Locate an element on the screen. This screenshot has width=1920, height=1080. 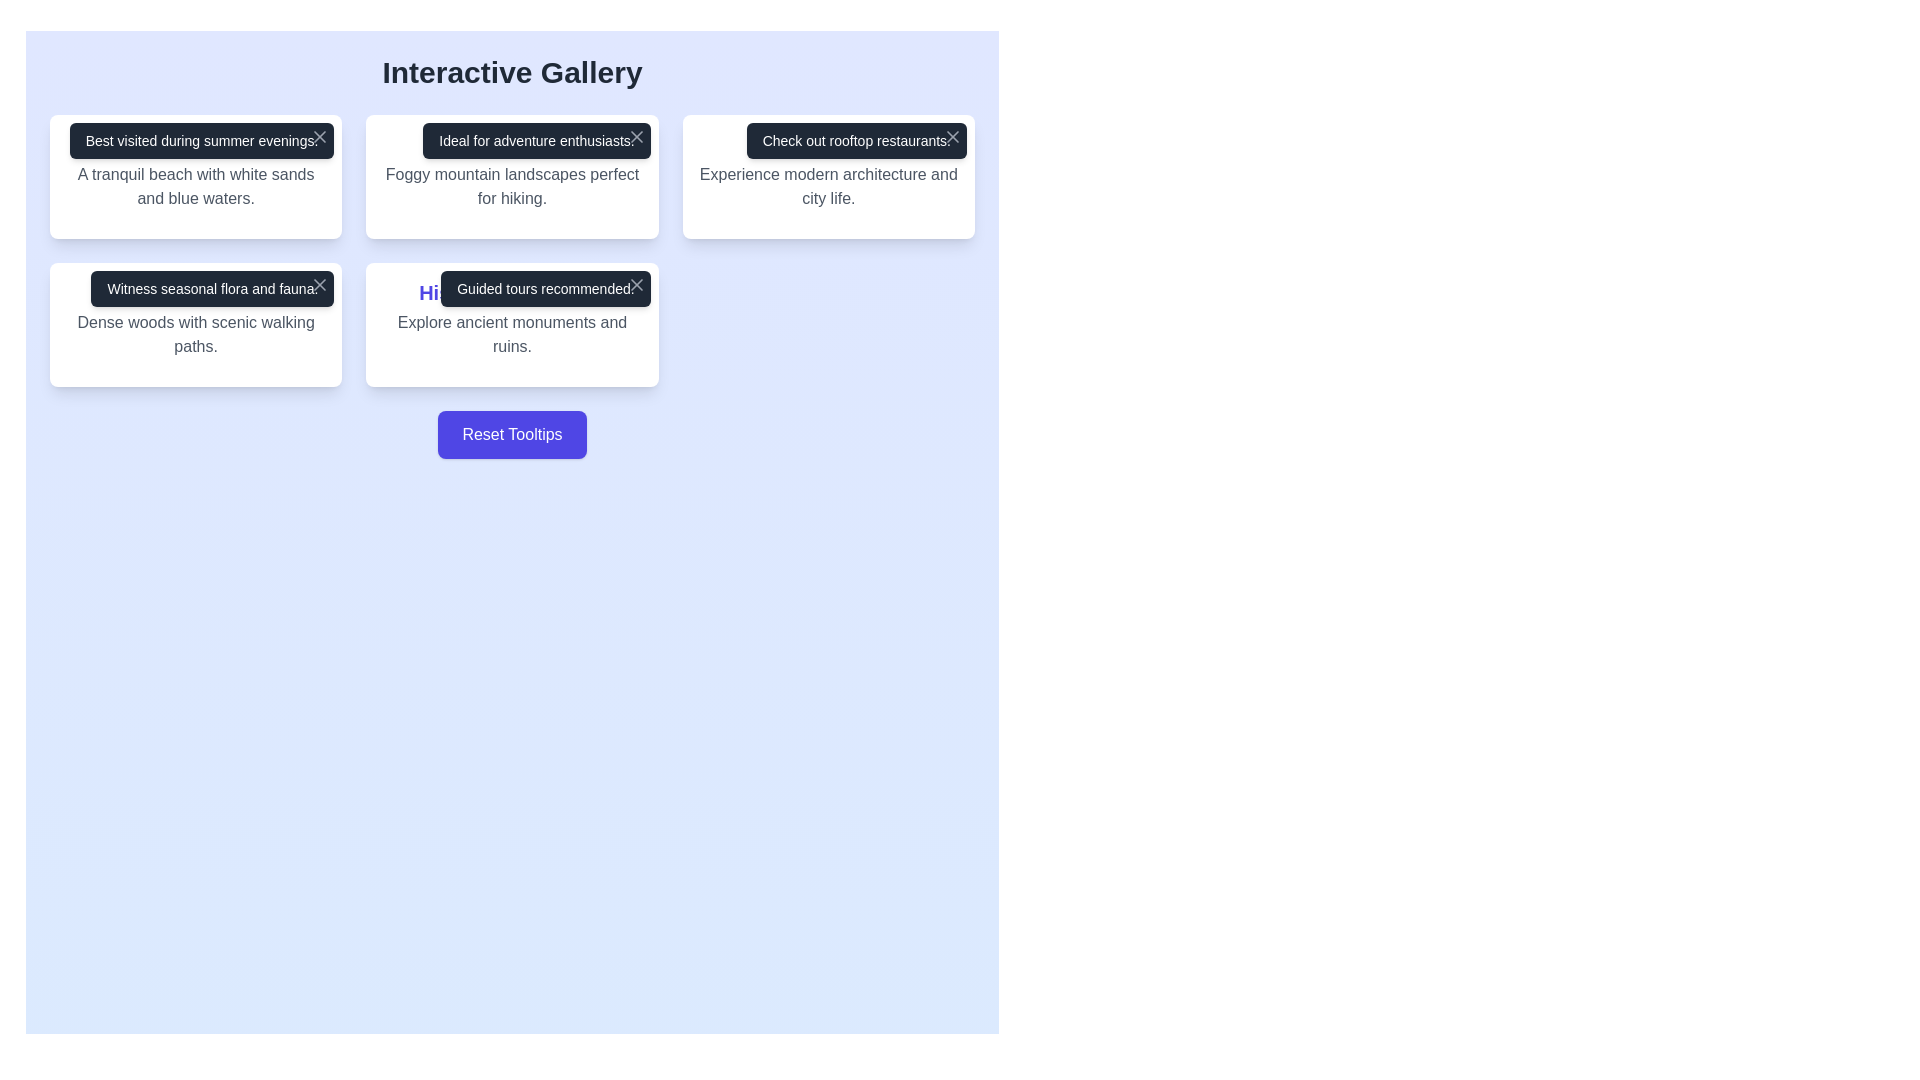
text content of the badge with a dark gray background and white text stating 'Ideal for adventure enthusiasts', located in the second card of the top row is located at coordinates (537, 140).